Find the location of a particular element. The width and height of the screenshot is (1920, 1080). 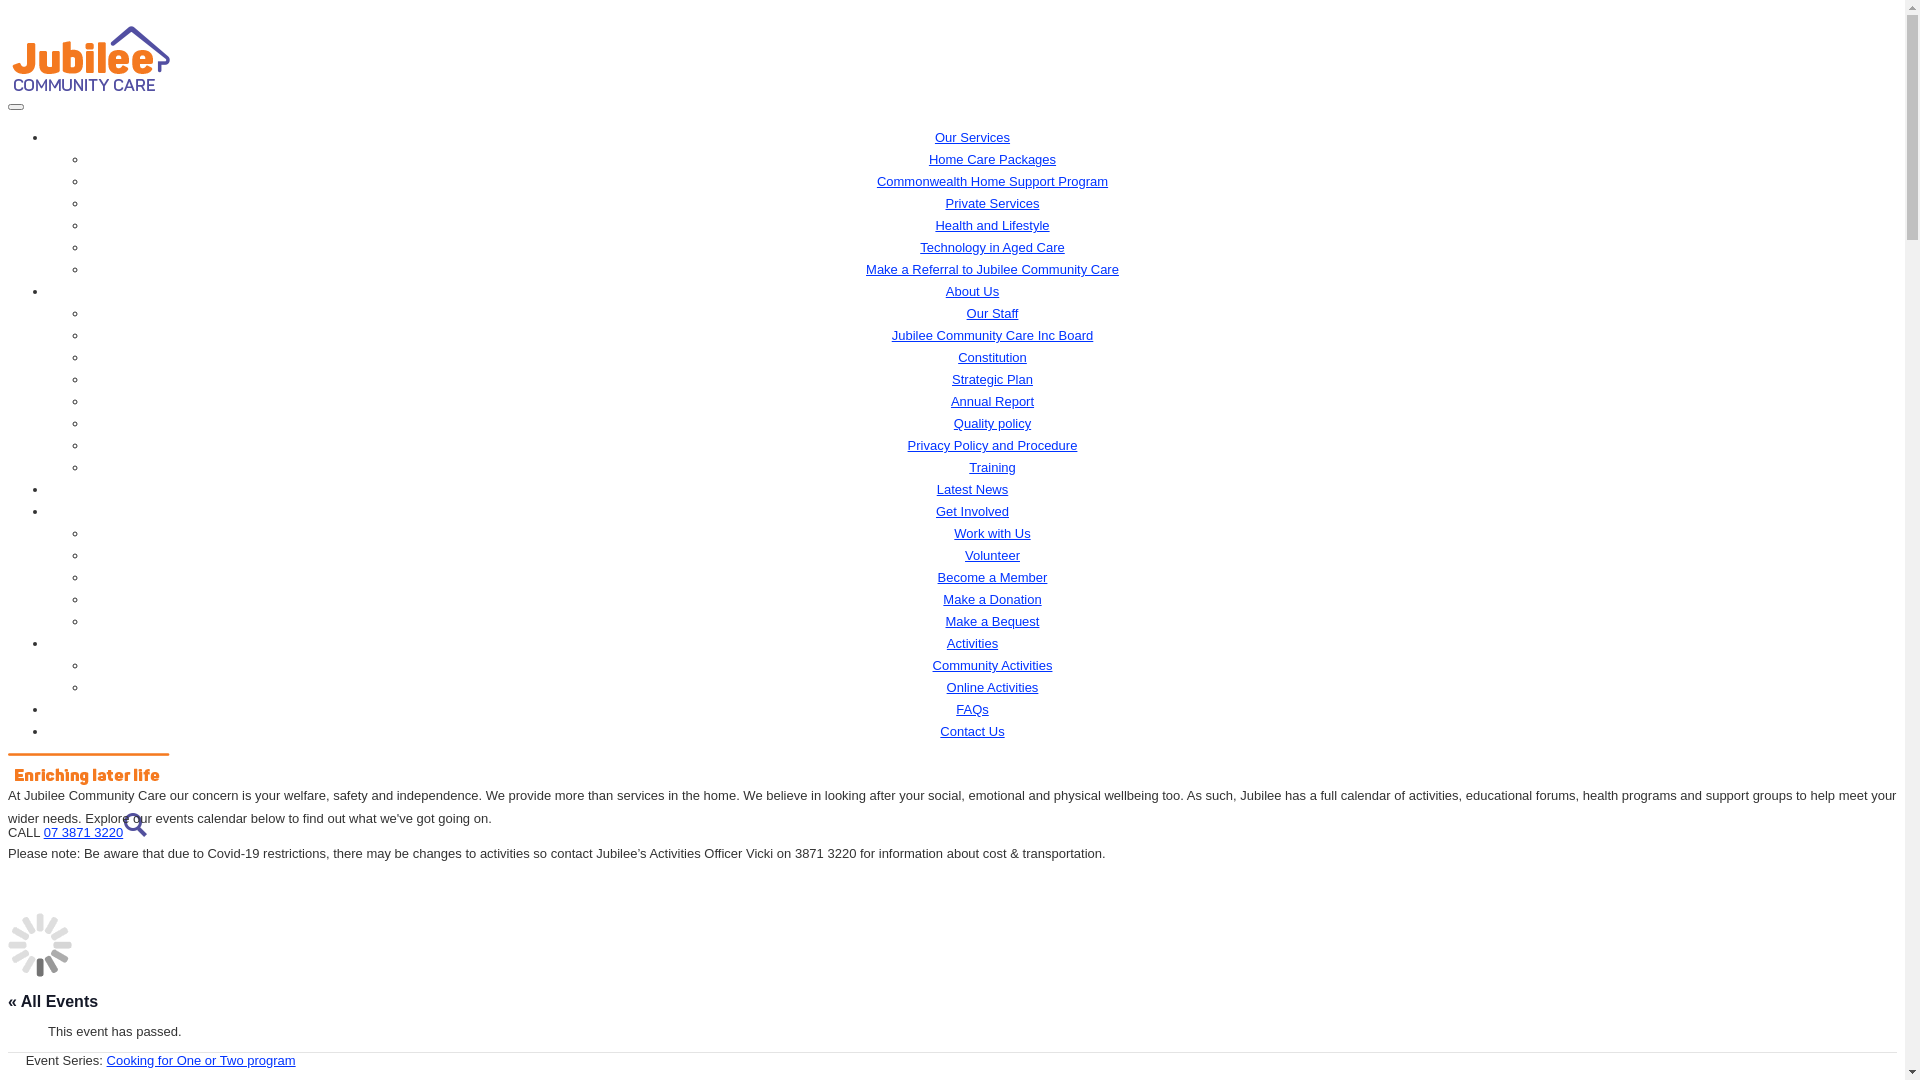

'Quality policy' is located at coordinates (992, 422).